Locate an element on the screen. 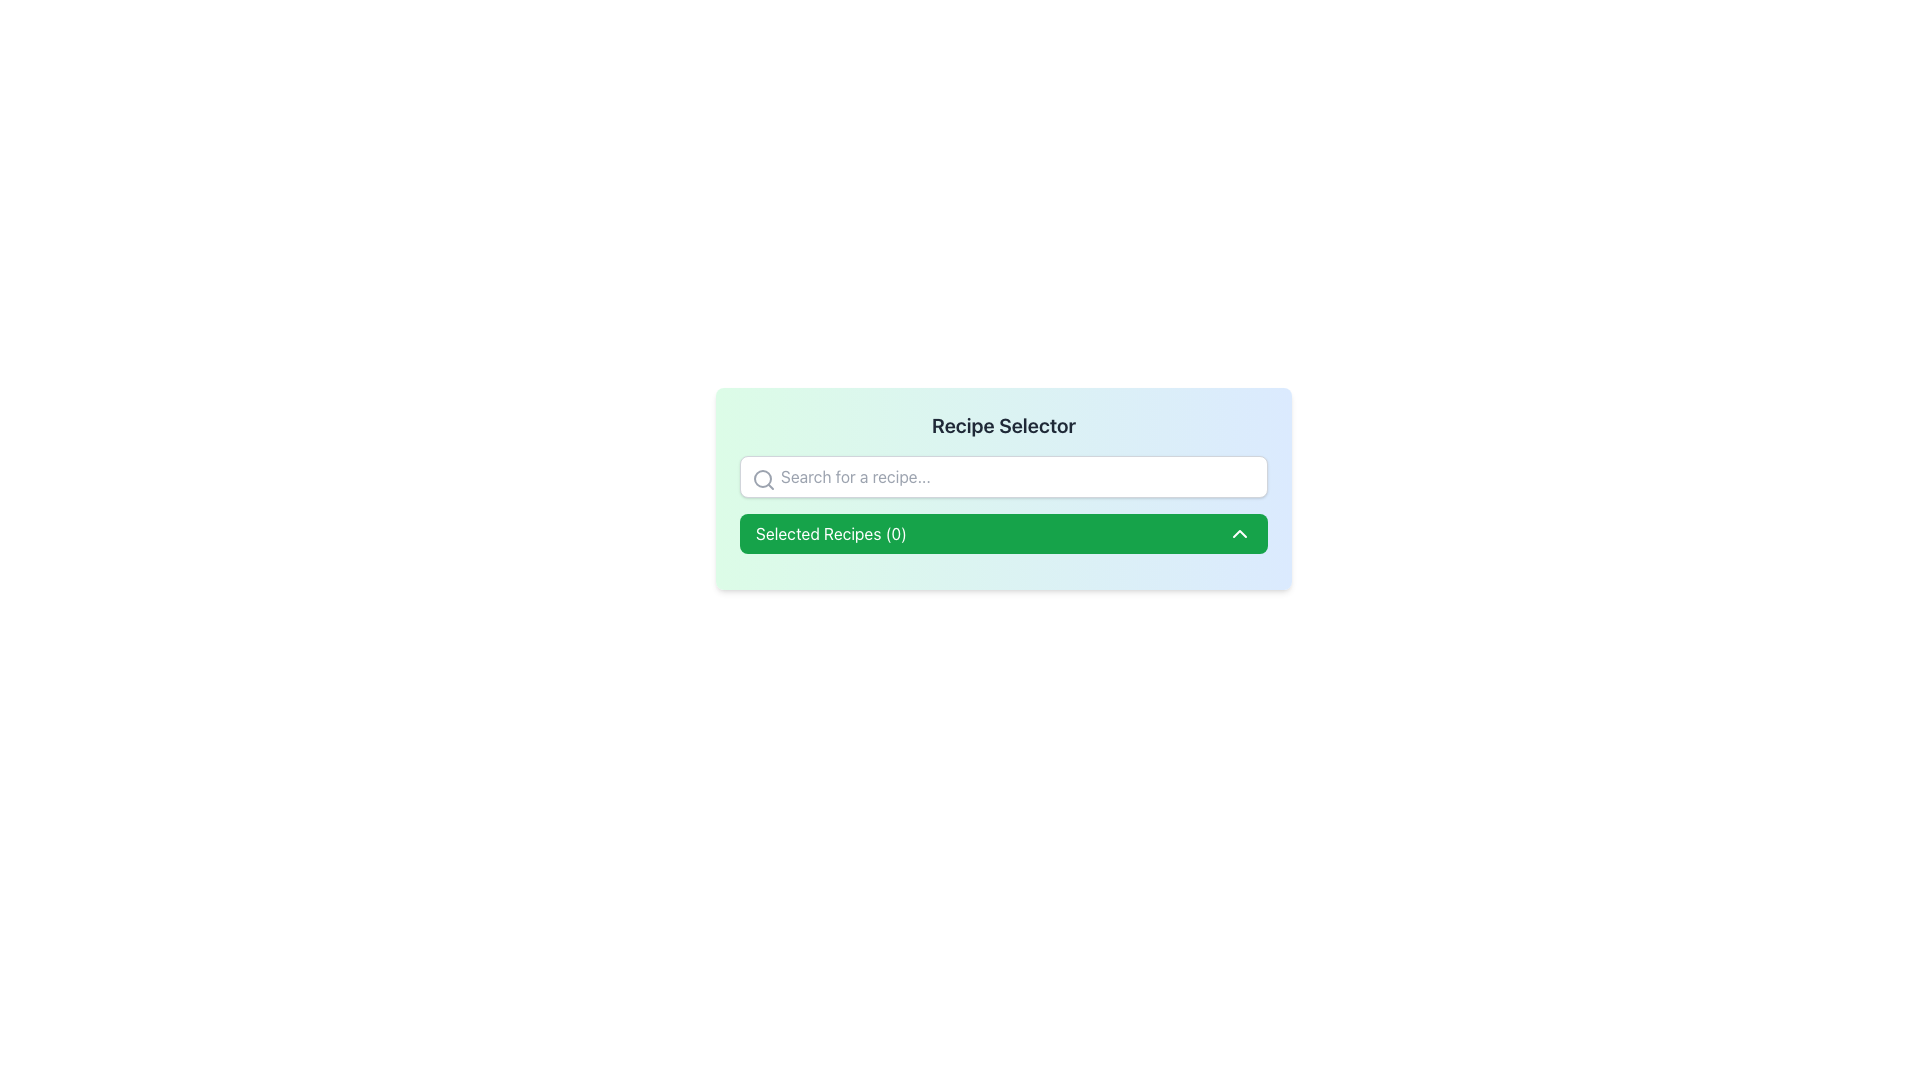 Image resolution: width=1920 pixels, height=1080 pixels. the magnifying glass icon located on the left side of the 'Search for a recipe...' text input field in the 'Recipe Selector' box is located at coordinates (762, 479).